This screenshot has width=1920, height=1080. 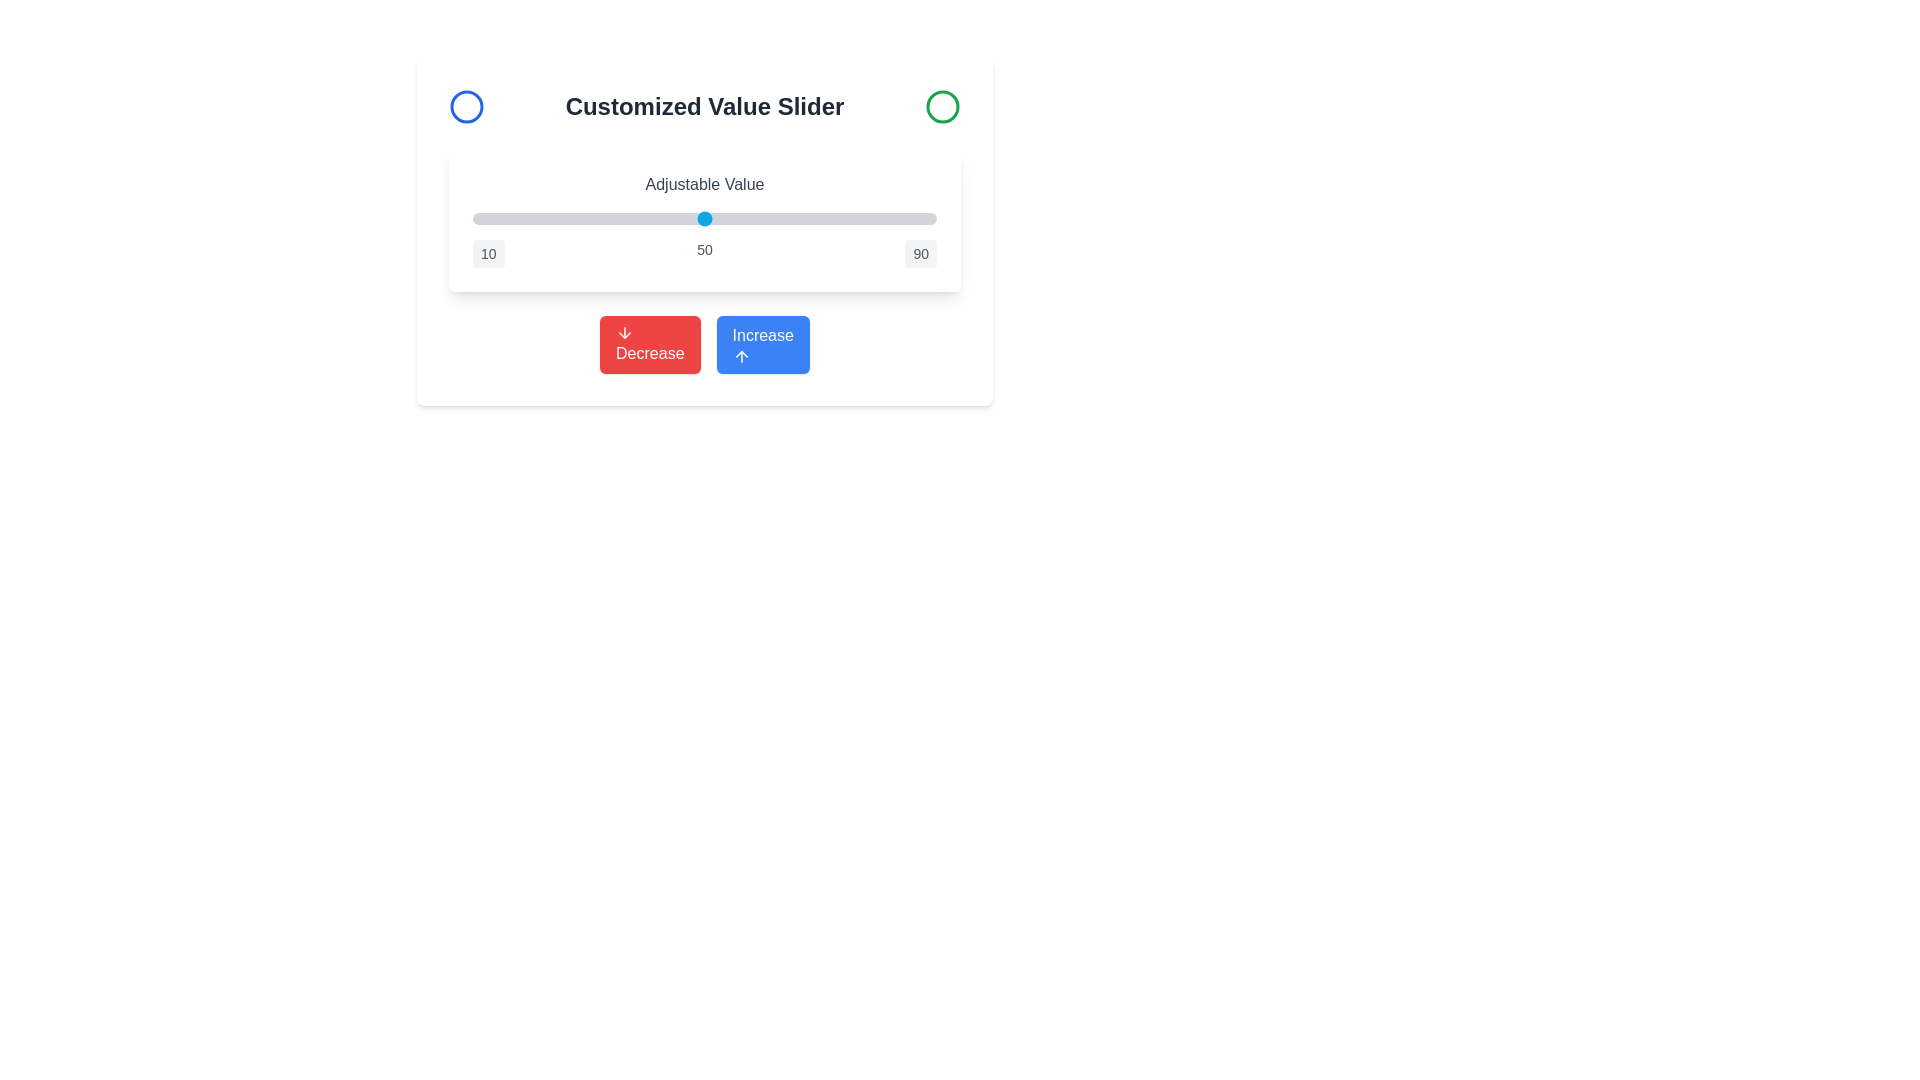 What do you see at coordinates (773, 219) in the screenshot?
I see `the slider value` at bounding box center [773, 219].